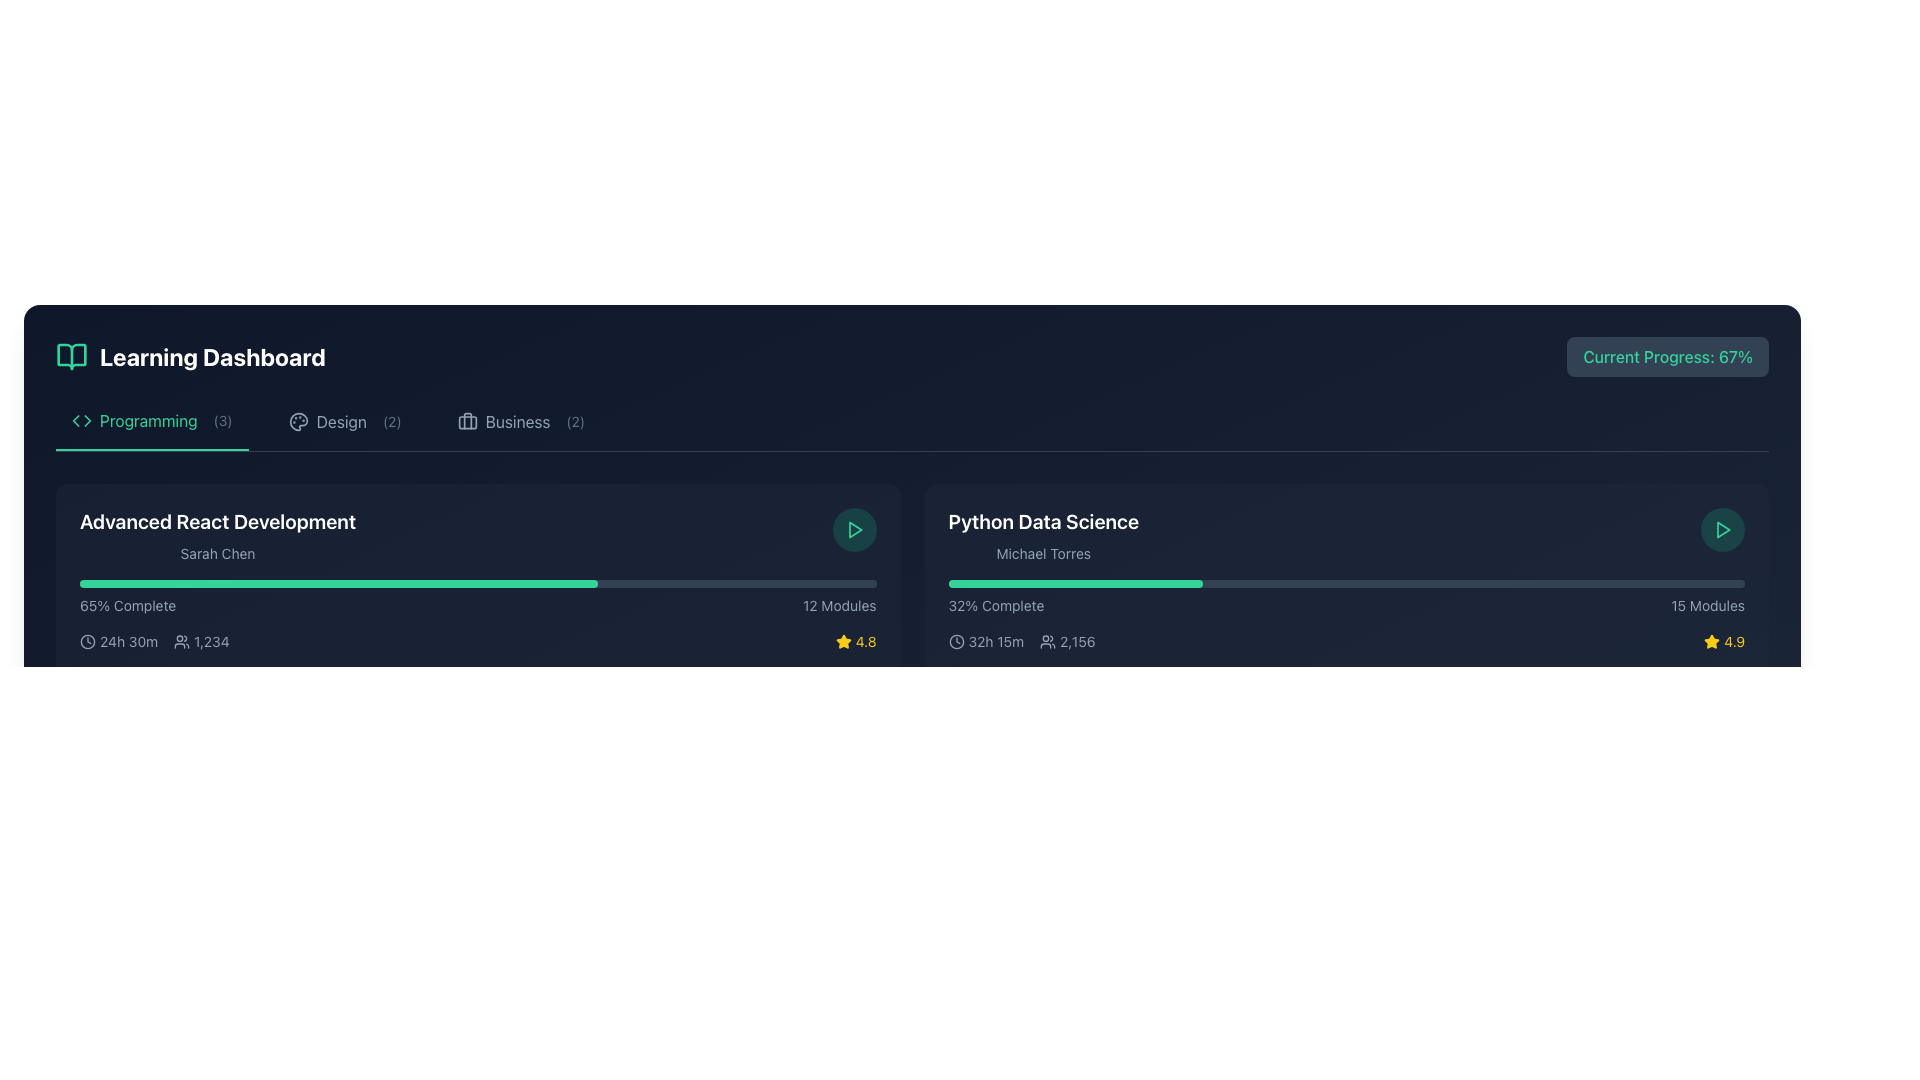  What do you see at coordinates (574, 420) in the screenshot?
I see `the small text label displaying '(2)', which is styled in light gray and located adjacent to the word 'Business' in the Learning Dashboard section` at bounding box center [574, 420].